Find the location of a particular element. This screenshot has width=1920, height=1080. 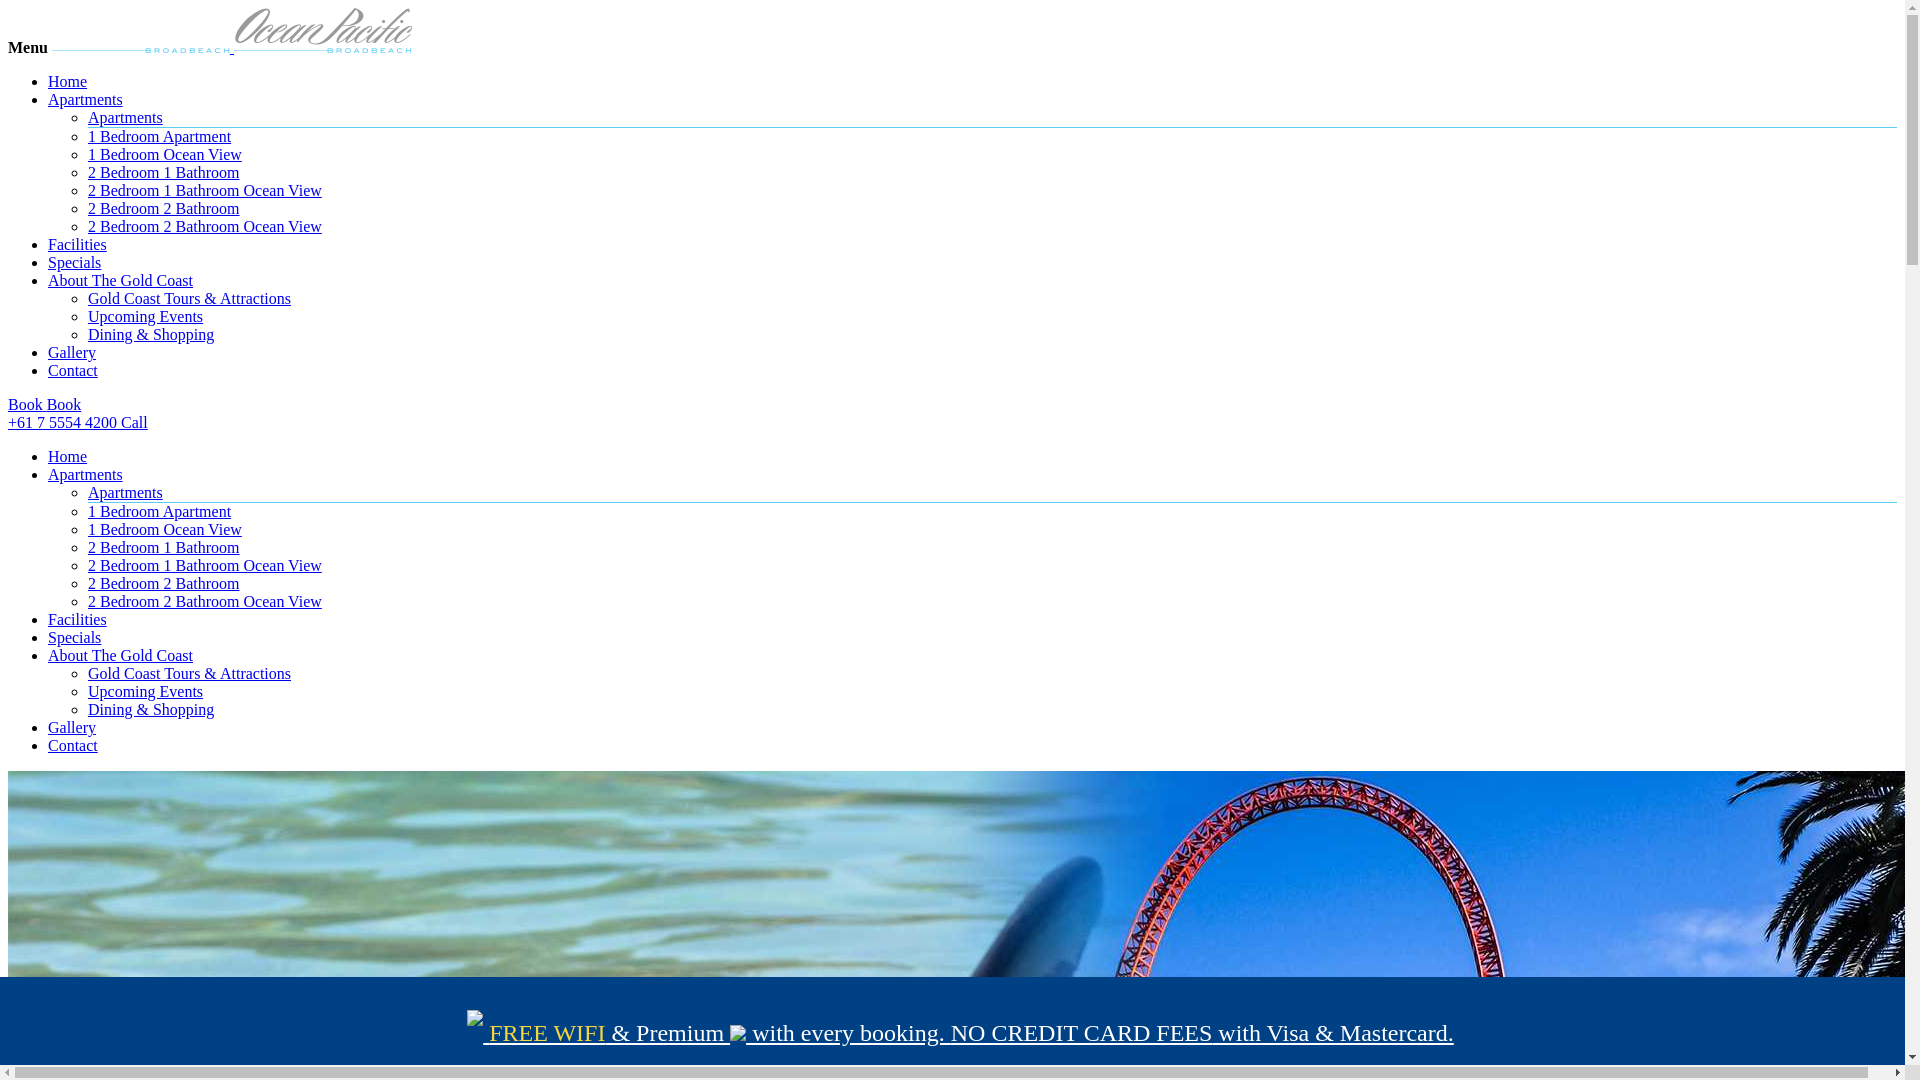

'Upcoming Events' is located at coordinates (144, 690).